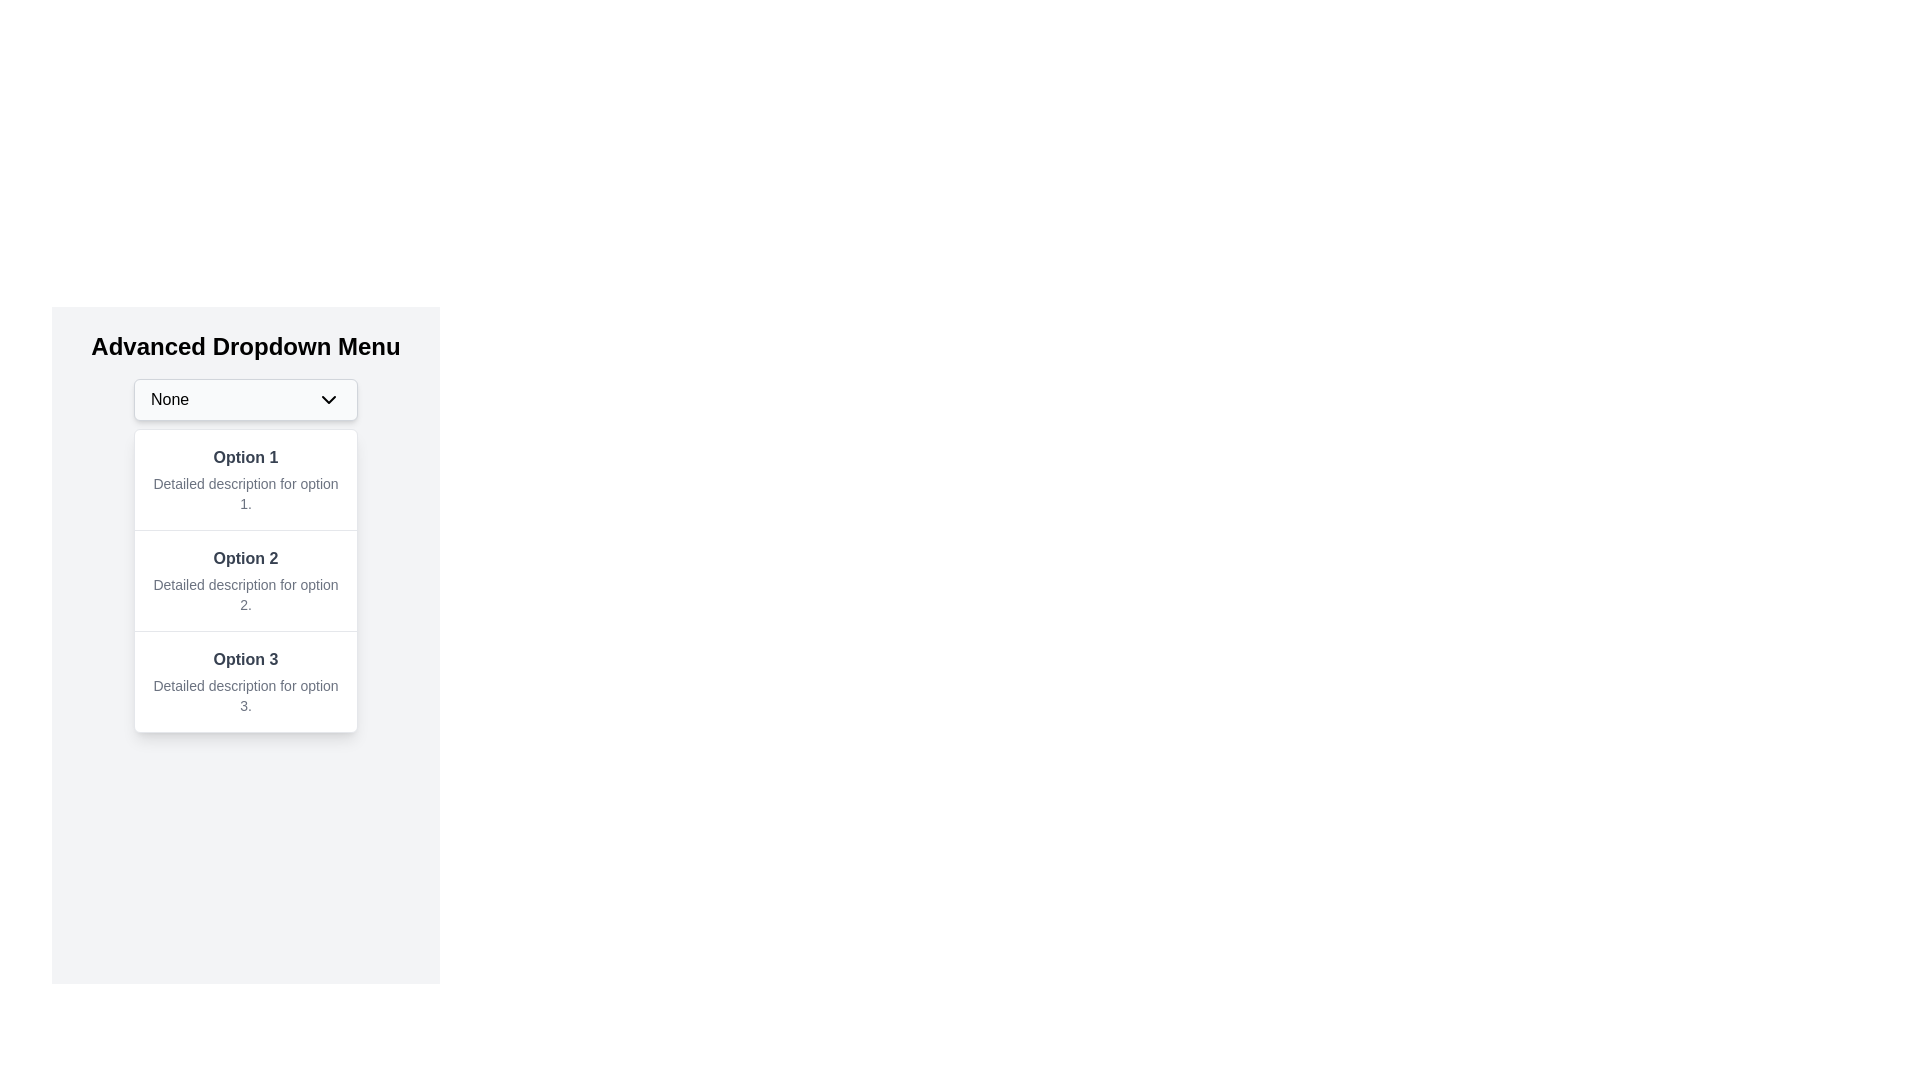  I want to click on the static text label displaying 'Option 3', which is part of a dropdown menu and is the first text in the third option of a vertically arranged list, so click(244, 659).